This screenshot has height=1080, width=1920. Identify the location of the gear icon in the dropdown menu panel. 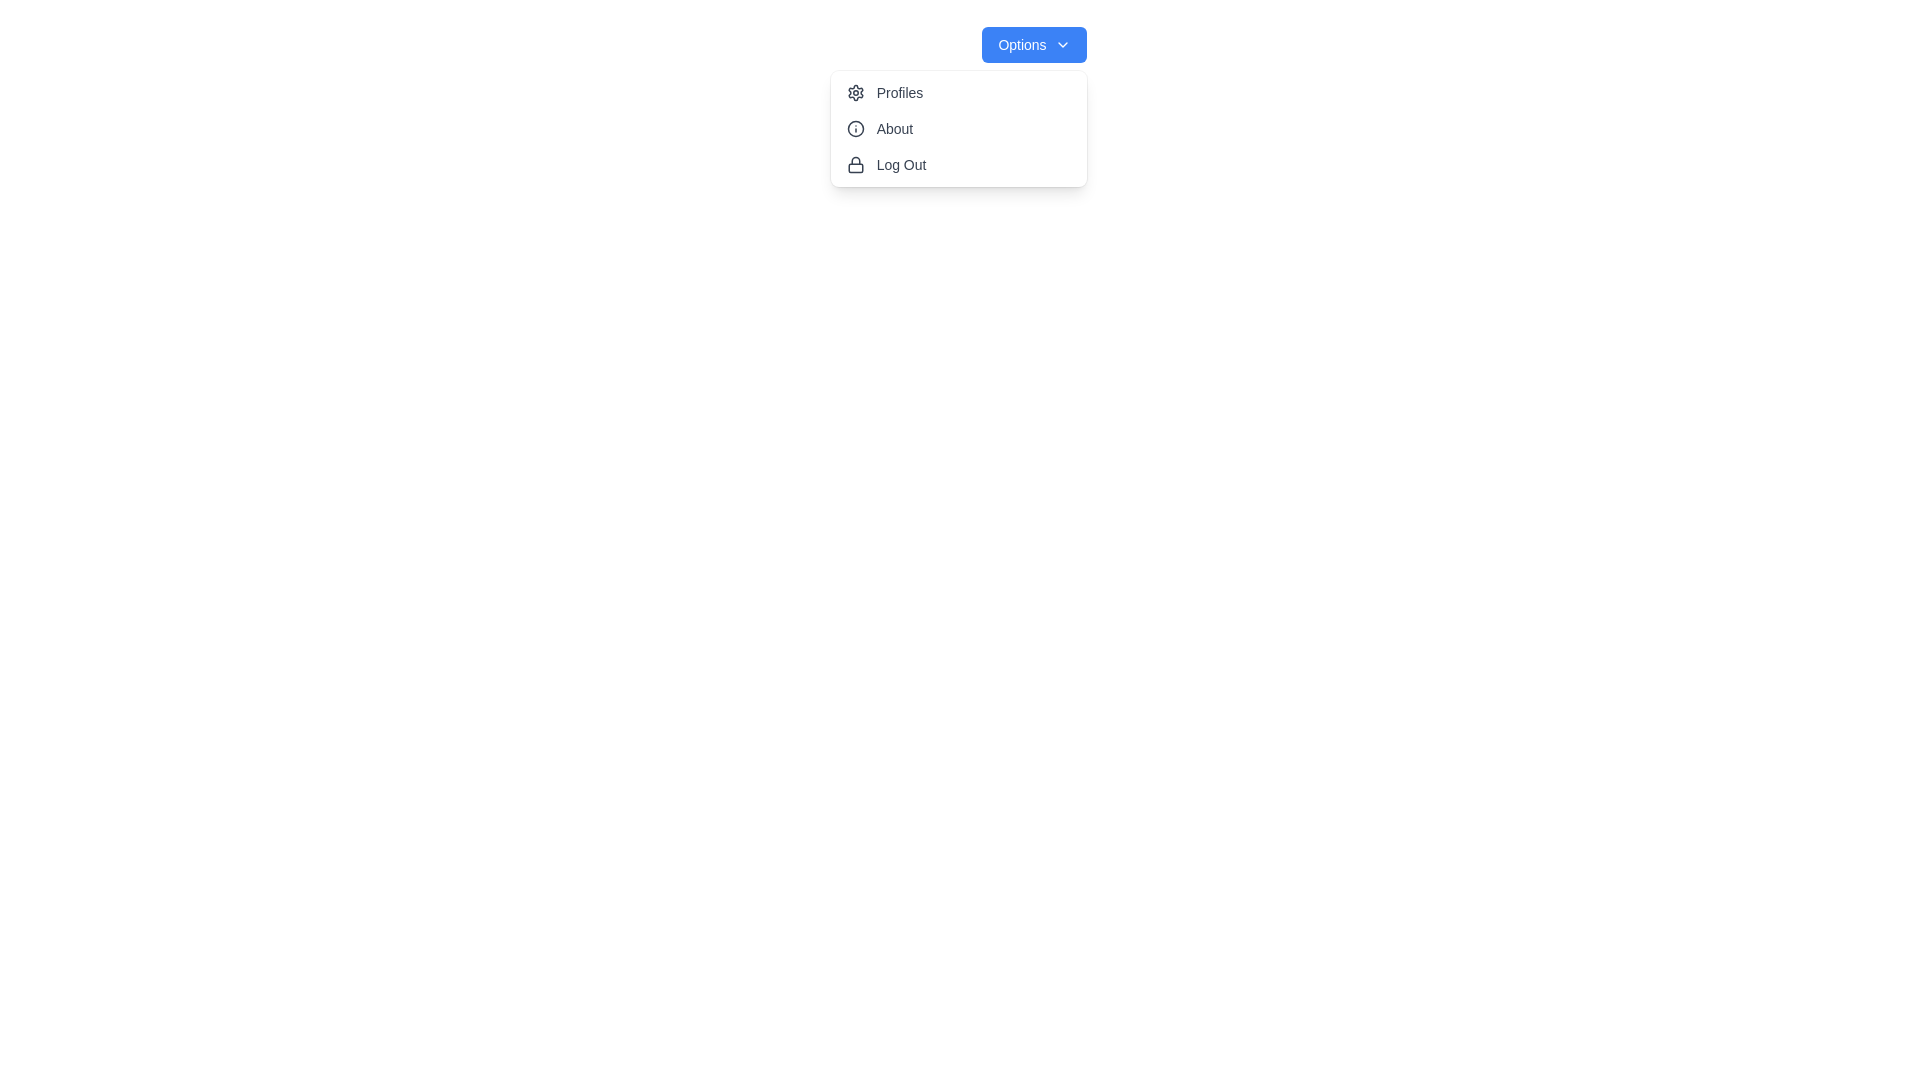
(855, 92).